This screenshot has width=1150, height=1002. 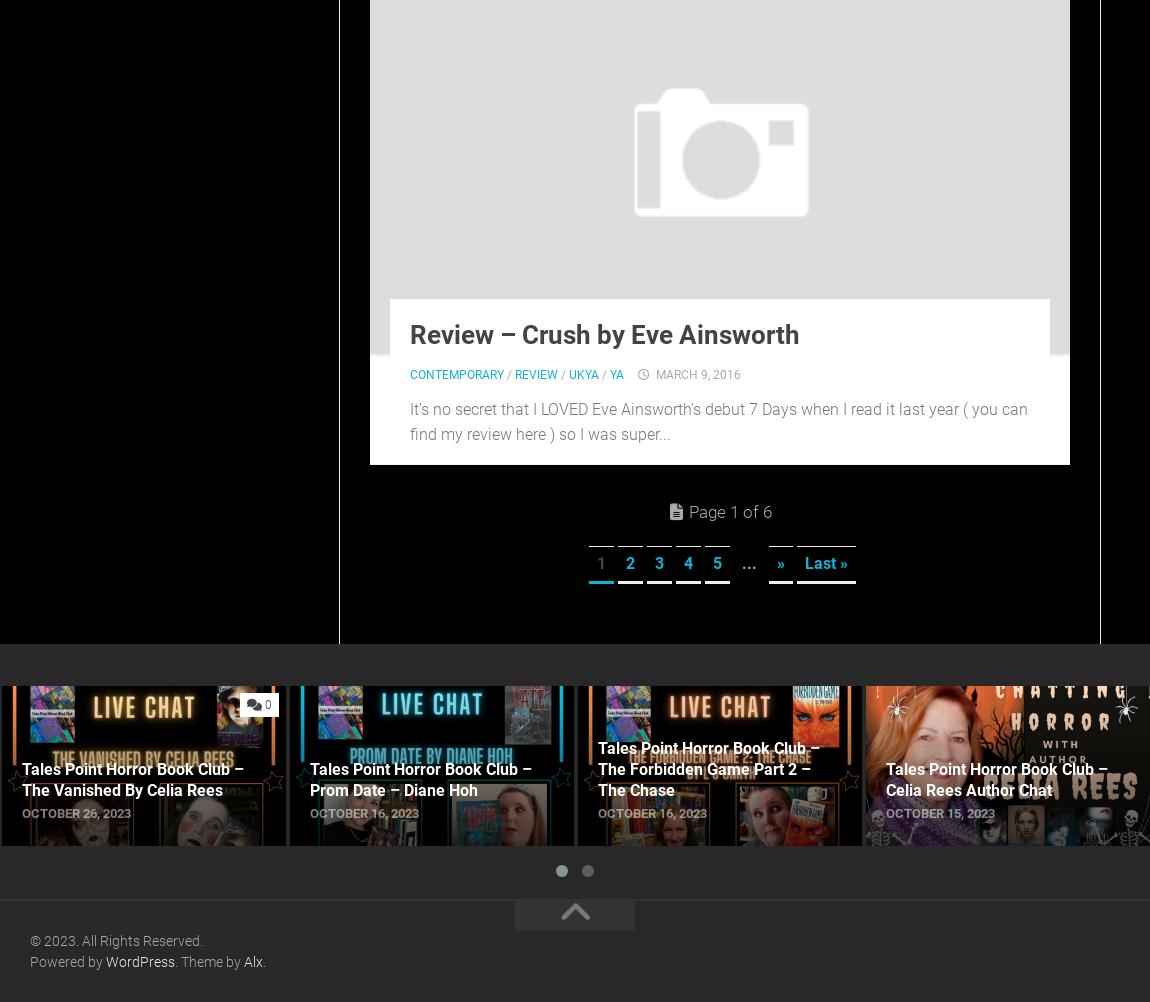 I want to click on 'Alx', so click(x=252, y=960).